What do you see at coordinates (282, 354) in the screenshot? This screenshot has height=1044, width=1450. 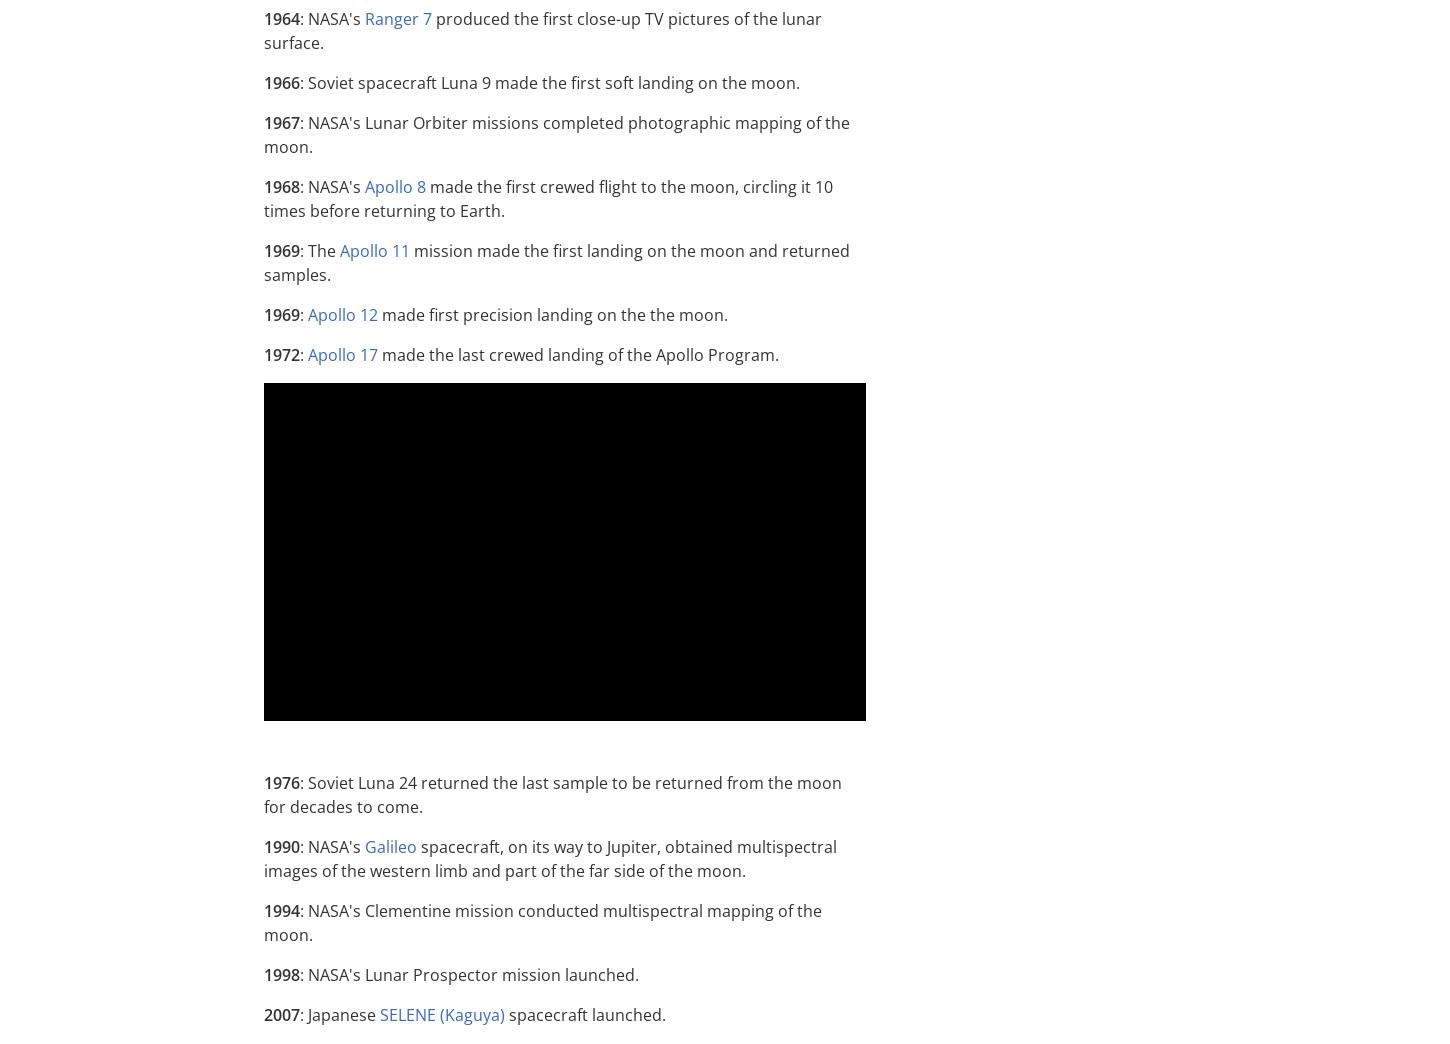 I see `'1972'` at bounding box center [282, 354].